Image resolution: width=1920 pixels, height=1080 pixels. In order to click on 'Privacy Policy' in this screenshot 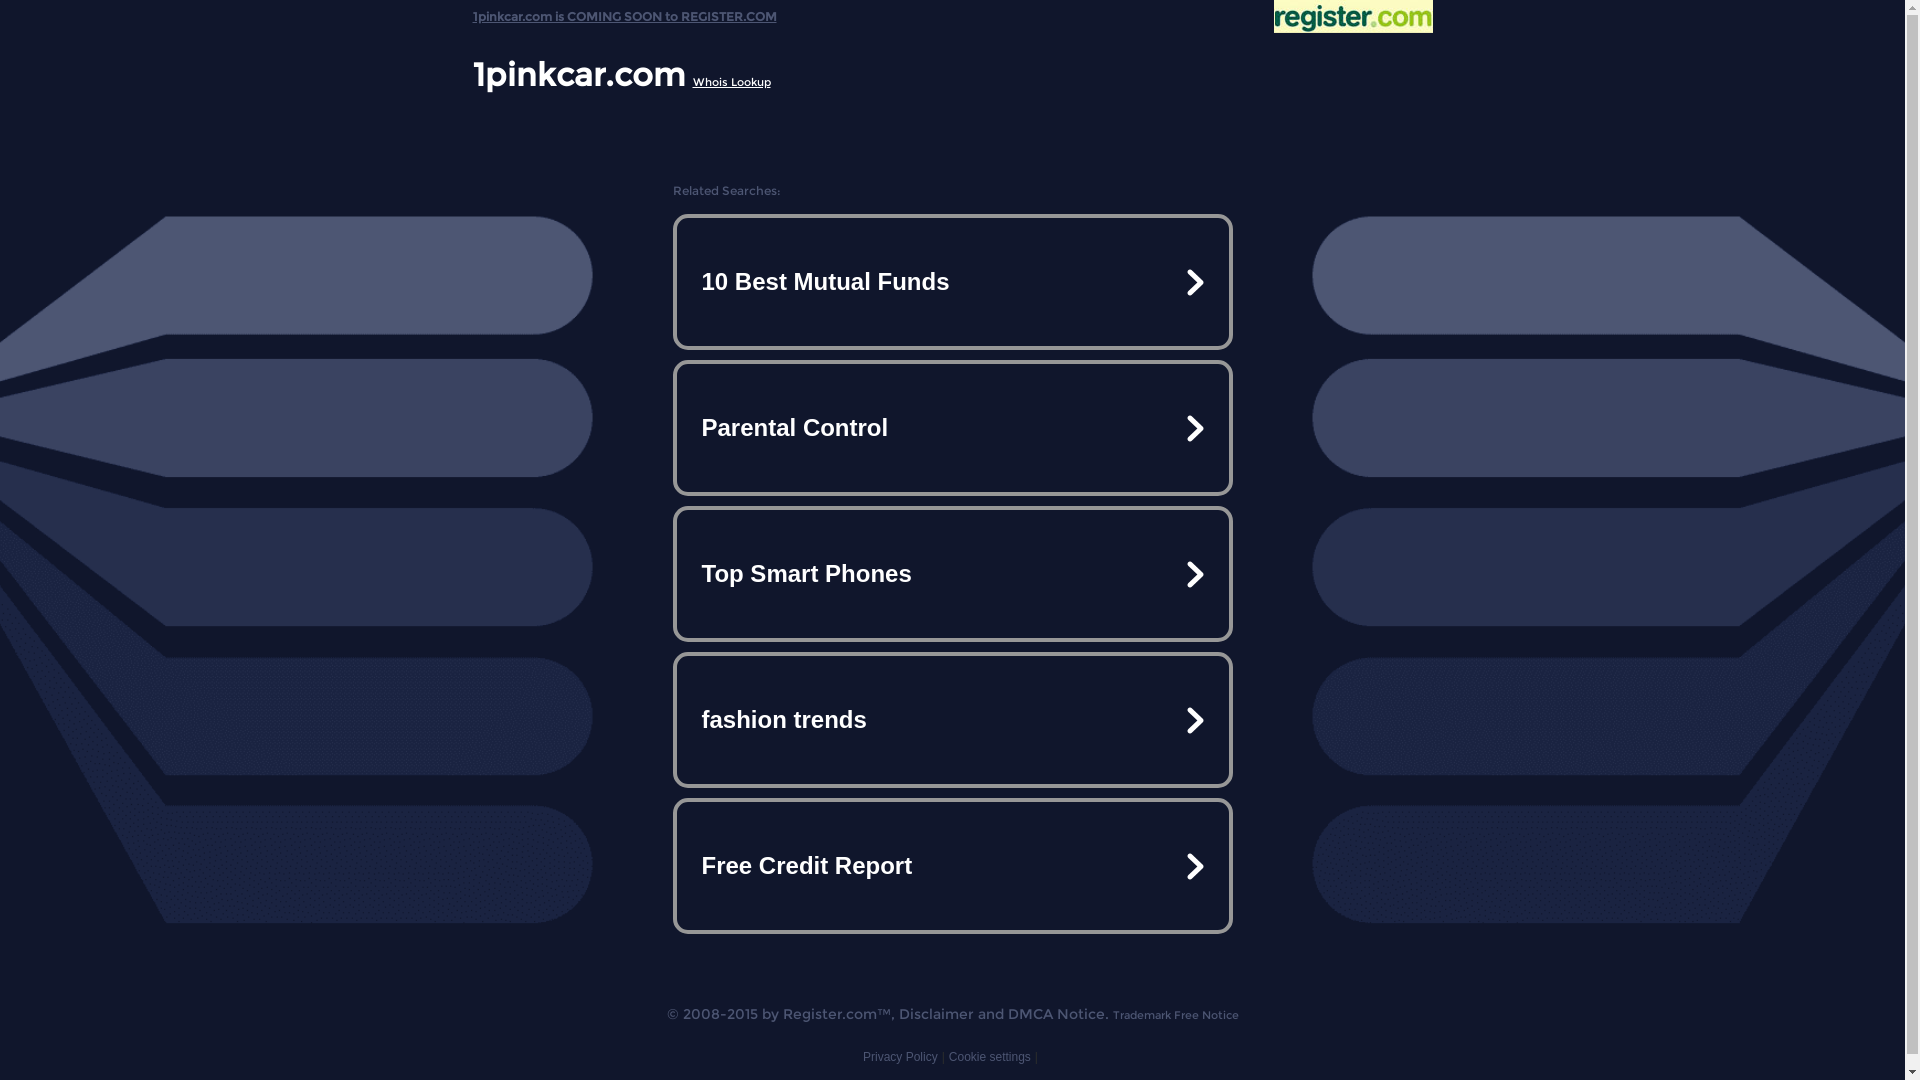, I will do `click(863, 1055)`.